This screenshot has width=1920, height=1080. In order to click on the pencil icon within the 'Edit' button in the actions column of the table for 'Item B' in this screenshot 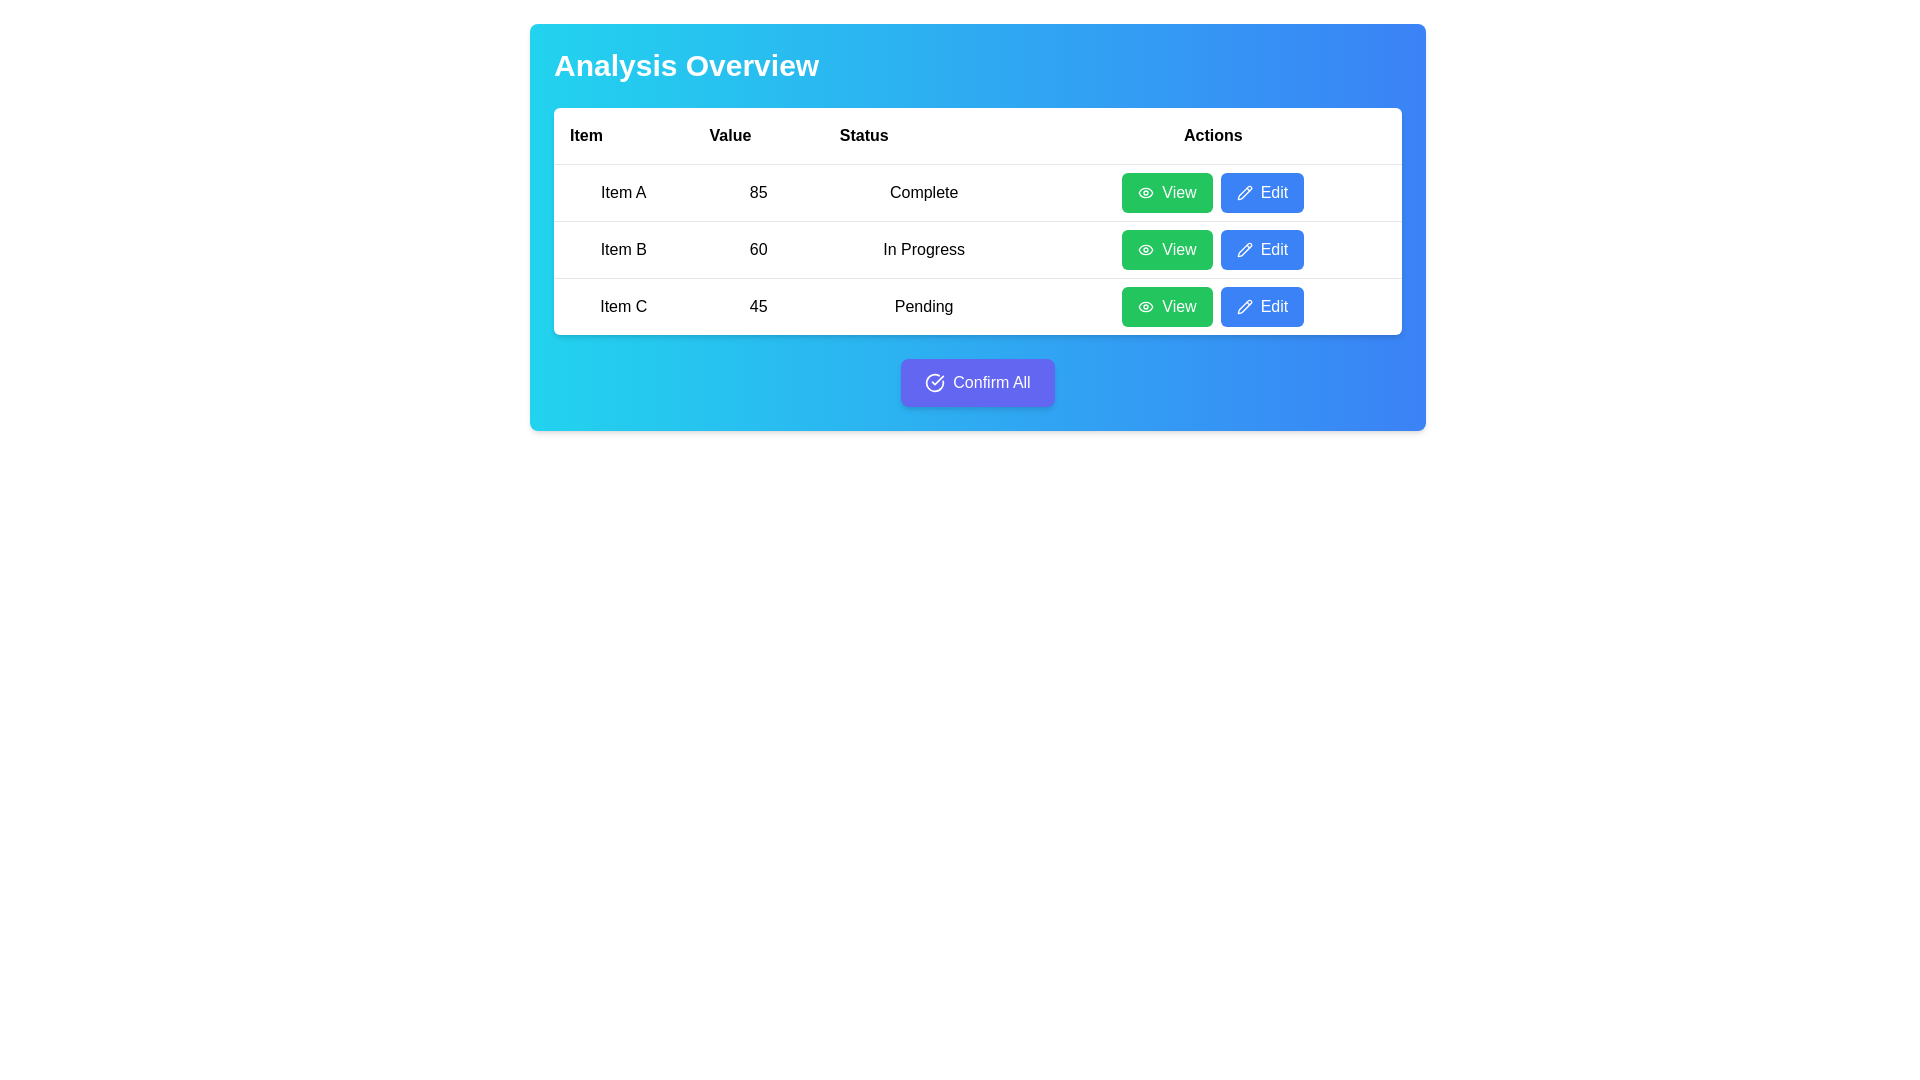, I will do `click(1243, 249)`.